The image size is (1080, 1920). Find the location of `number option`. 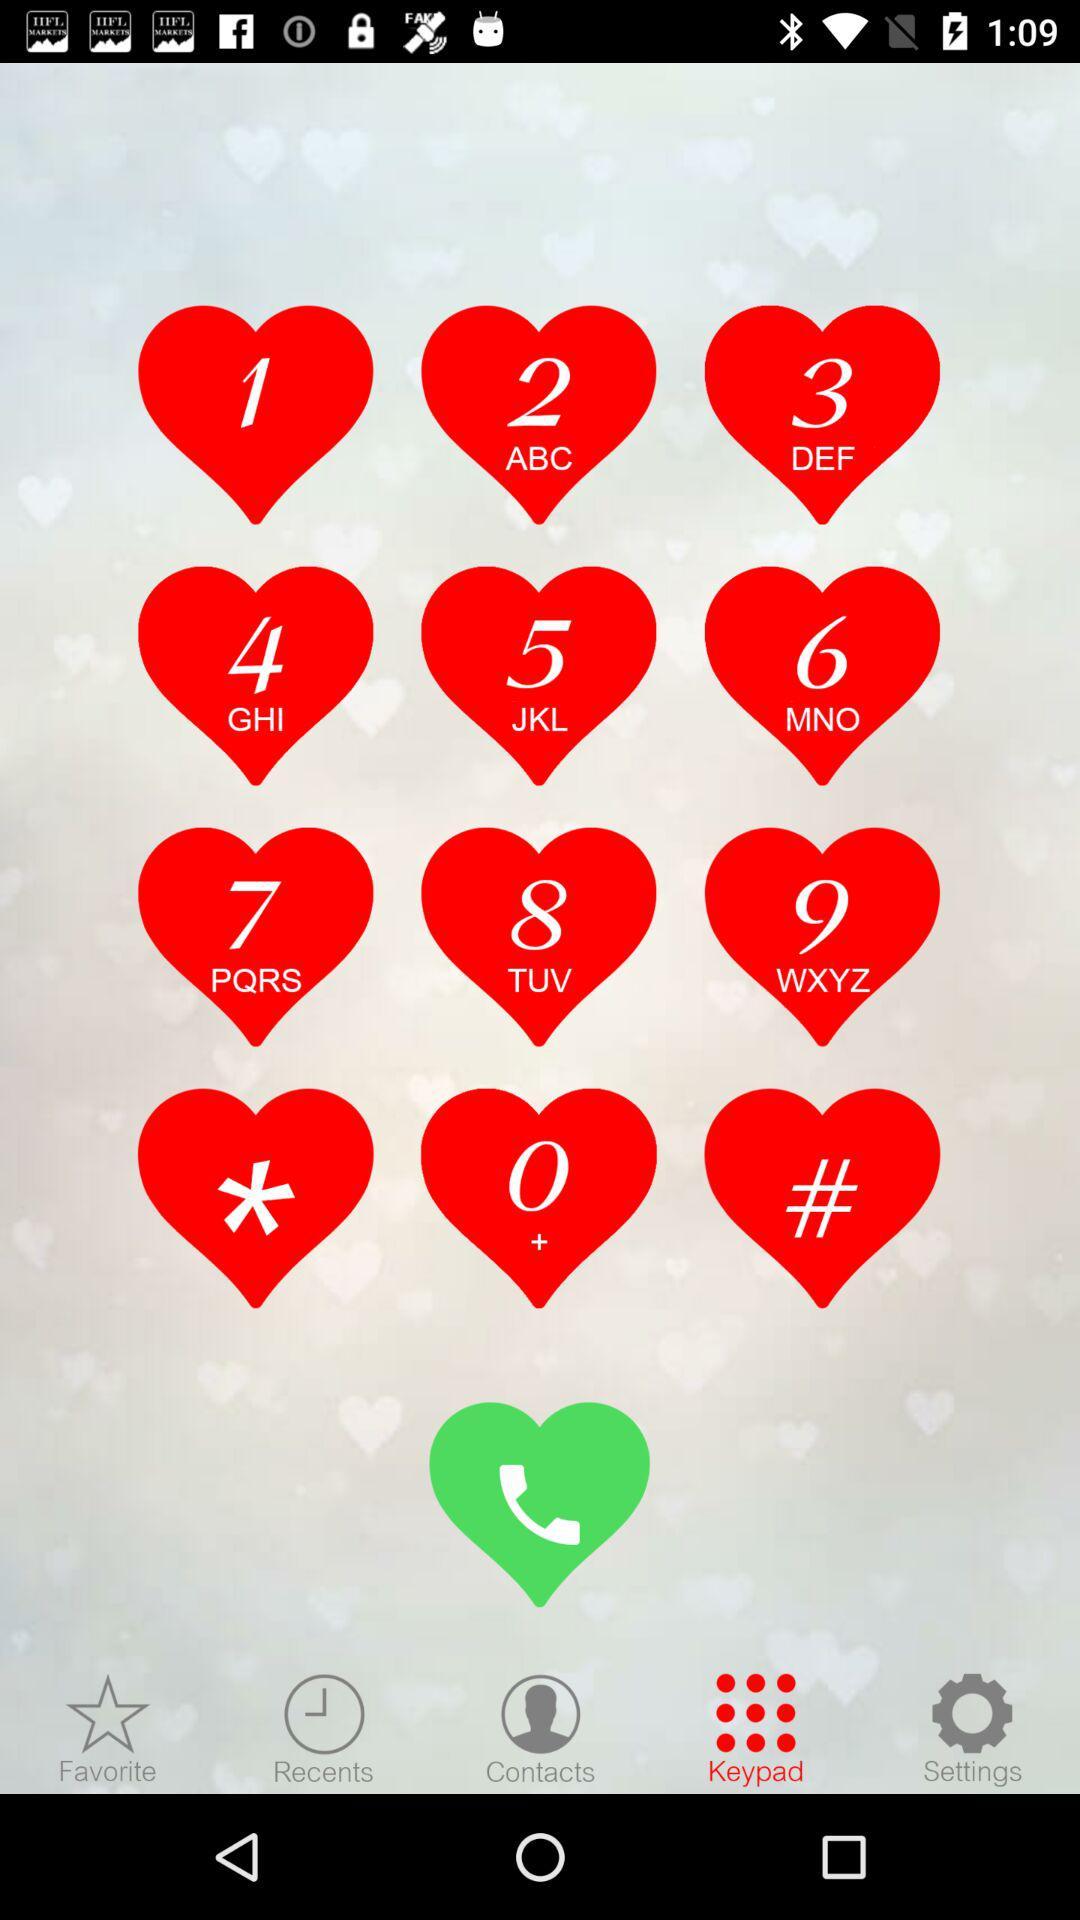

number option is located at coordinates (538, 1198).